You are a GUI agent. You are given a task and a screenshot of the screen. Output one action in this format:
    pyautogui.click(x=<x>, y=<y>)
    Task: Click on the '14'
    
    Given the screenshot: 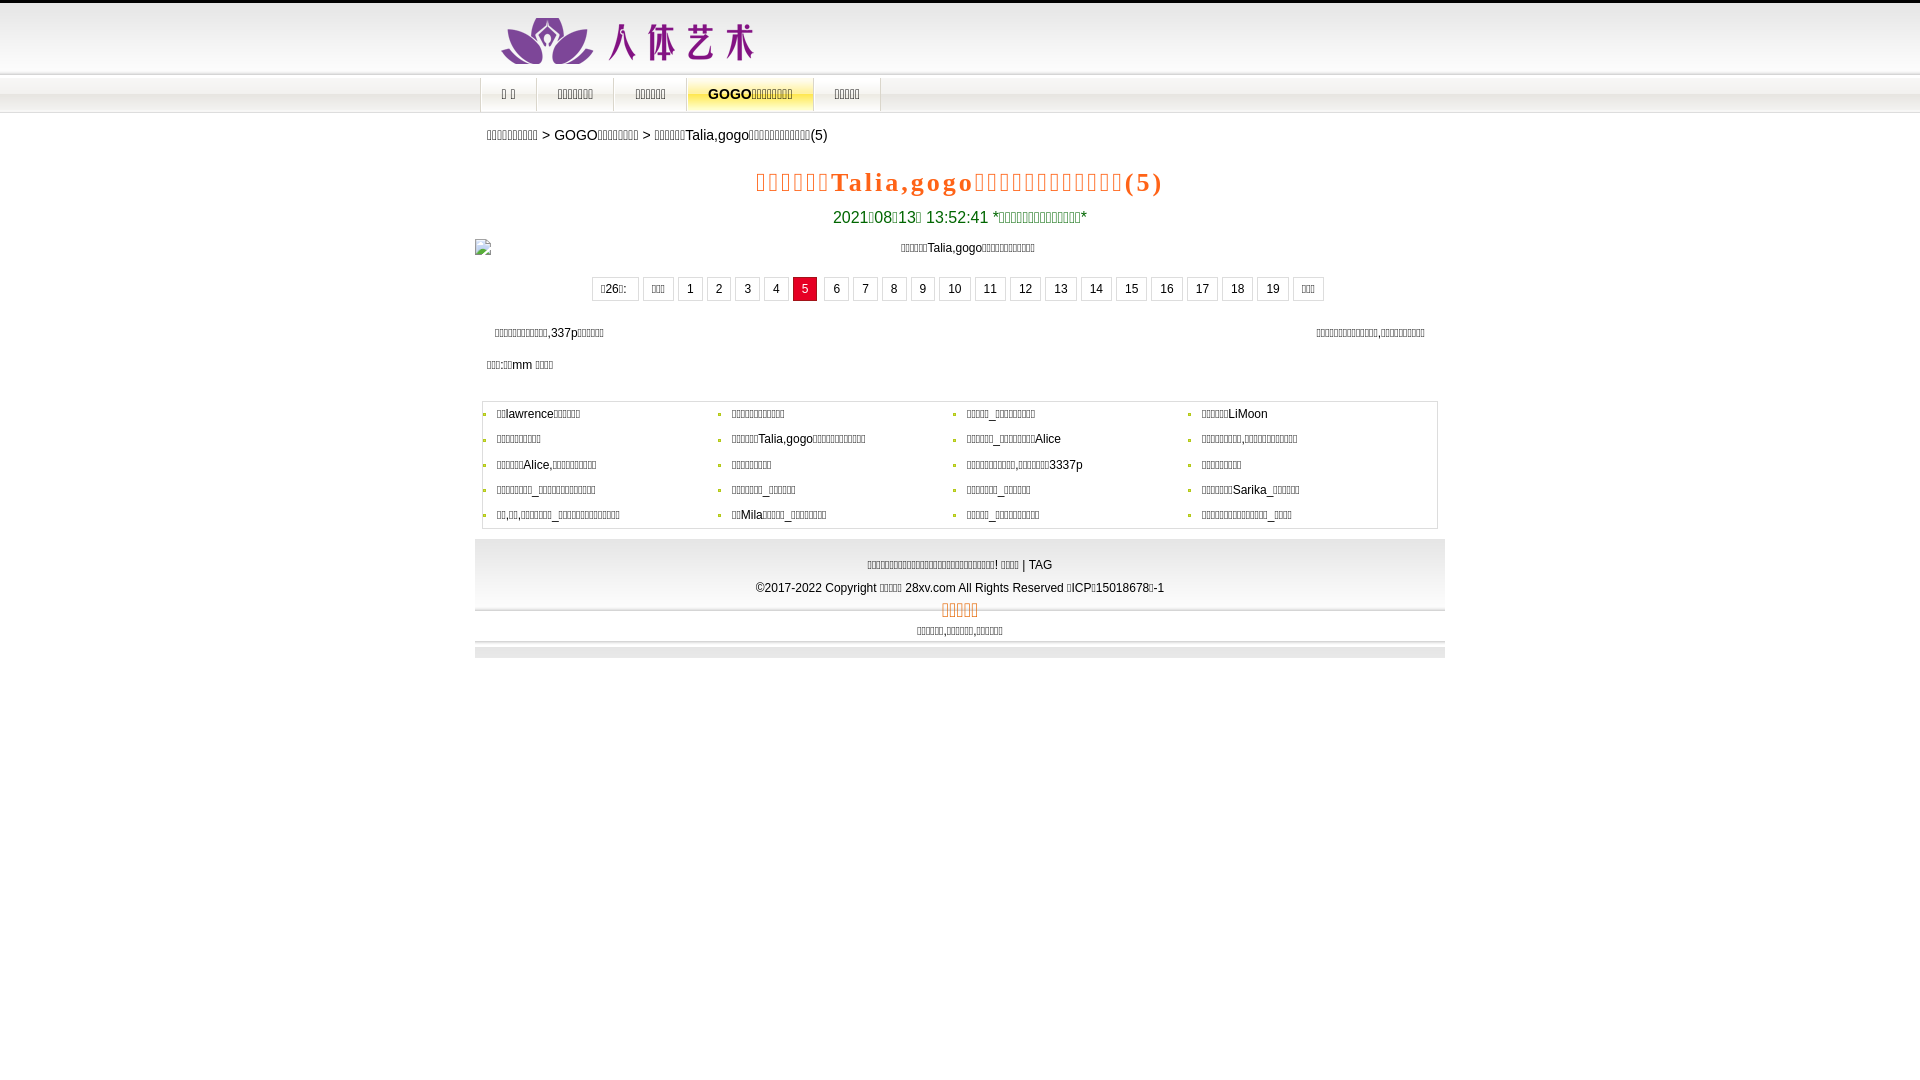 What is the action you would take?
    pyautogui.click(x=1095, y=289)
    